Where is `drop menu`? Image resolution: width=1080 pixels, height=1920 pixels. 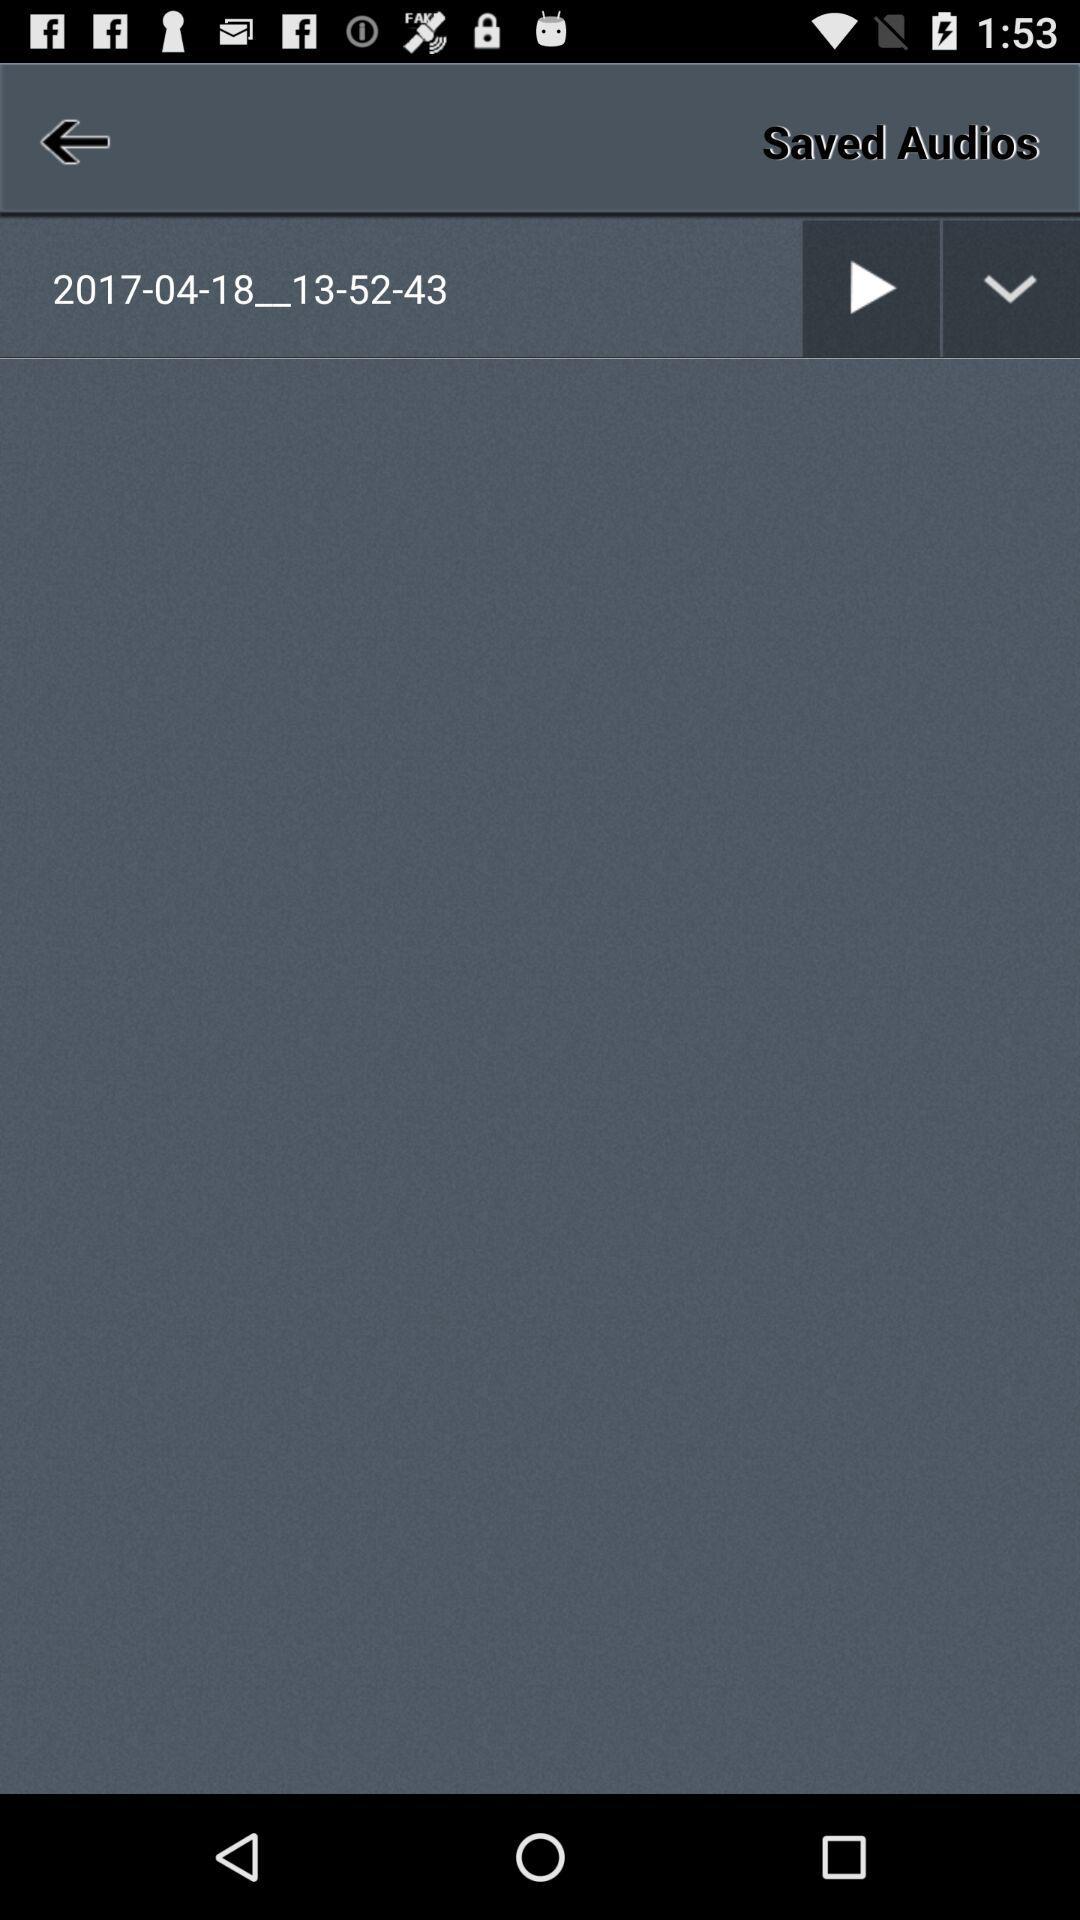
drop menu is located at coordinates (1011, 287).